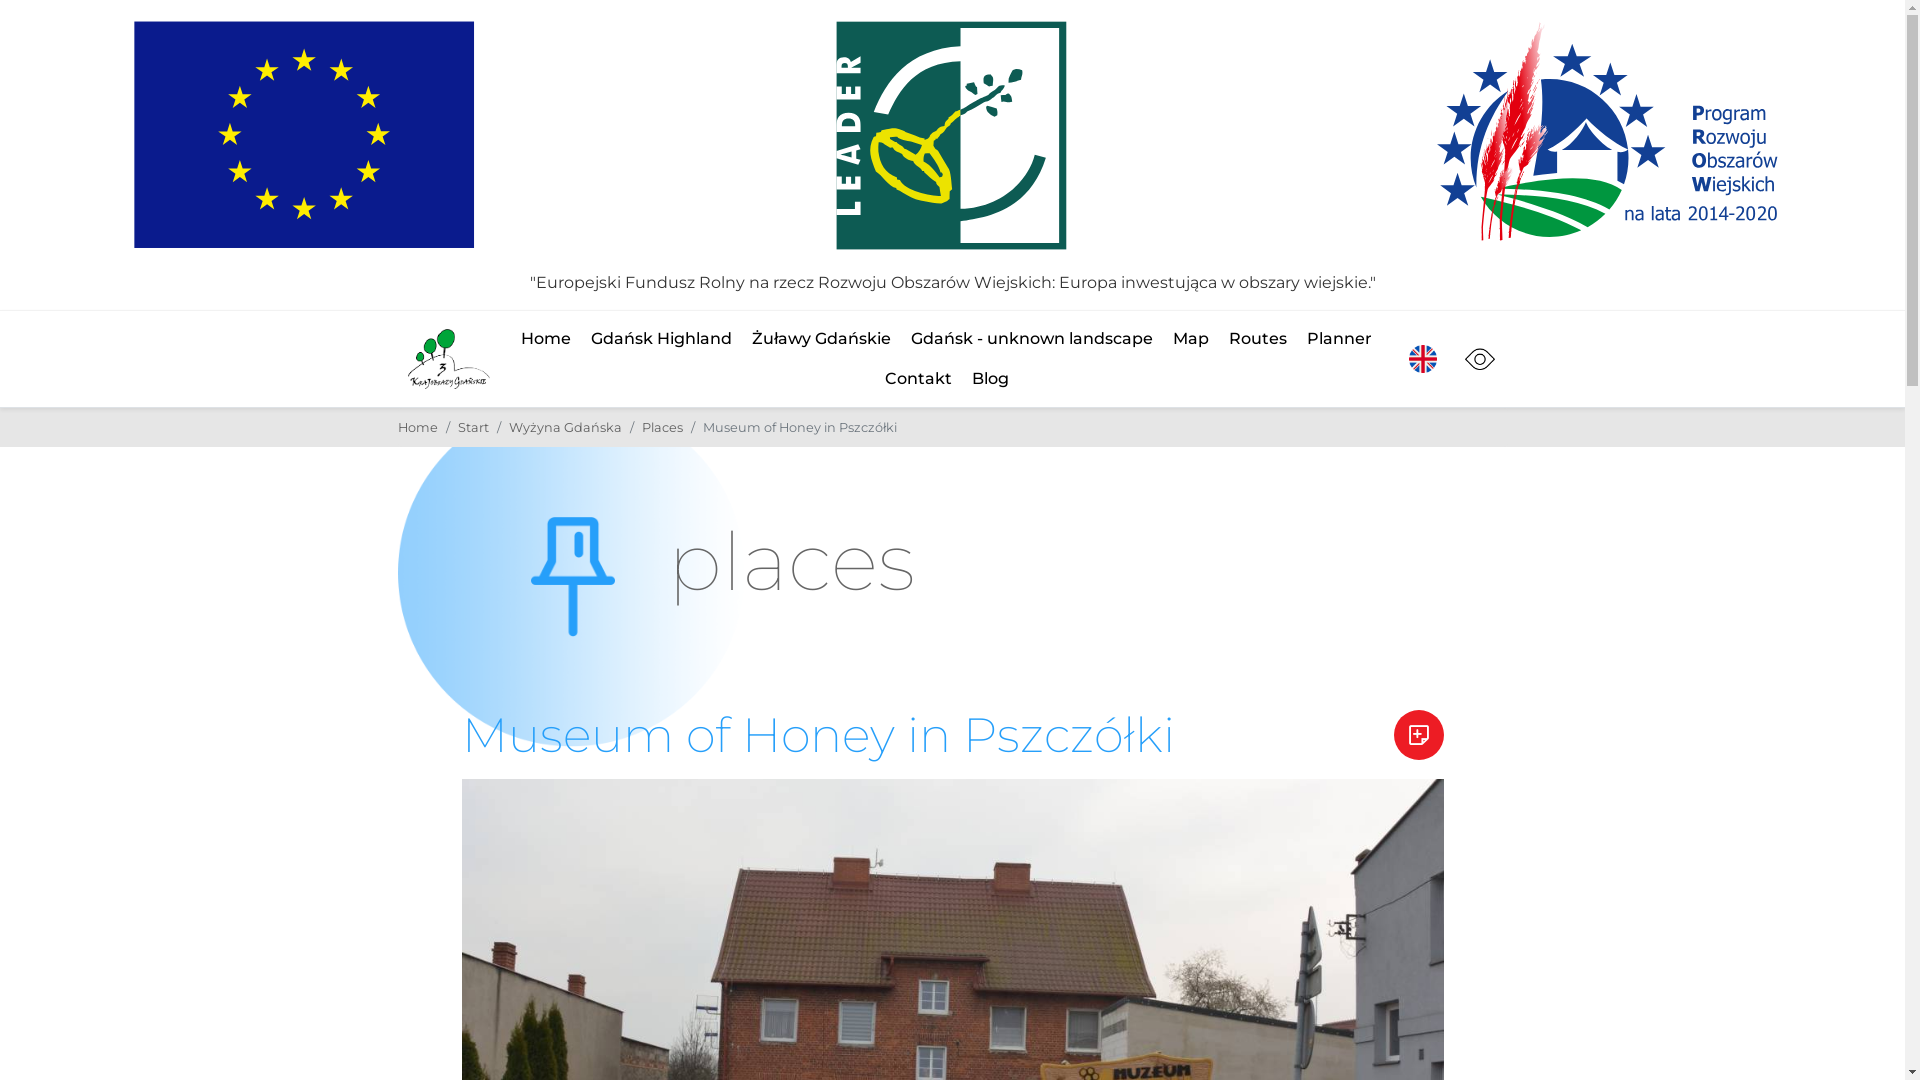 The height and width of the screenshot is (1080, 1920). What do you see at coordinates (1306, 338) in the screenshot?
I see `'Planner'` at bounding box center [1306, 338].